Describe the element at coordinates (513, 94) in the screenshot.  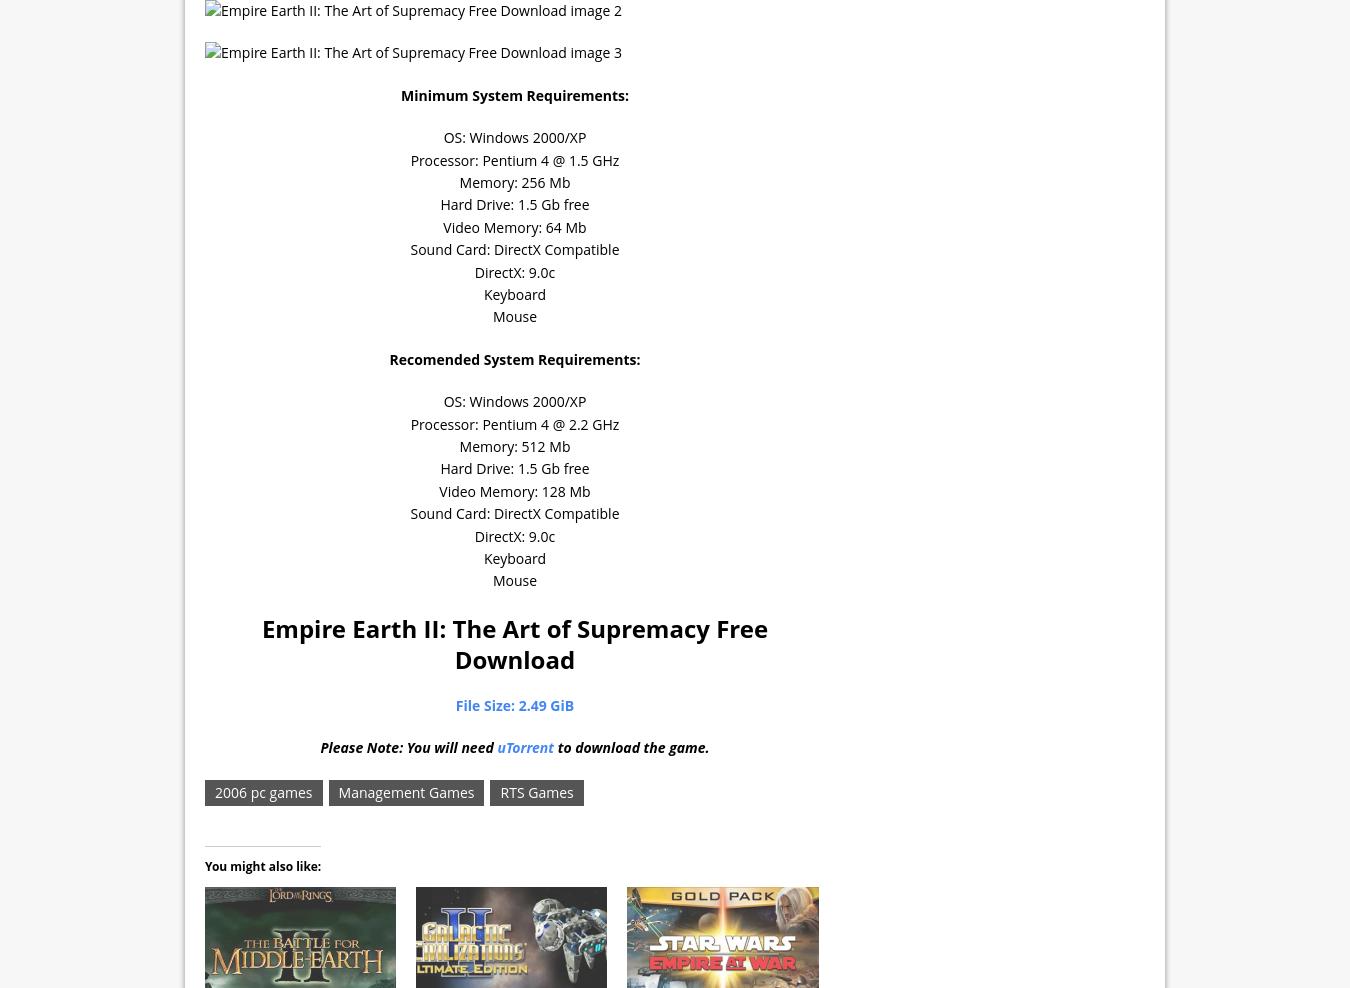
I see `'Minimum System Requirements:'` at that location.